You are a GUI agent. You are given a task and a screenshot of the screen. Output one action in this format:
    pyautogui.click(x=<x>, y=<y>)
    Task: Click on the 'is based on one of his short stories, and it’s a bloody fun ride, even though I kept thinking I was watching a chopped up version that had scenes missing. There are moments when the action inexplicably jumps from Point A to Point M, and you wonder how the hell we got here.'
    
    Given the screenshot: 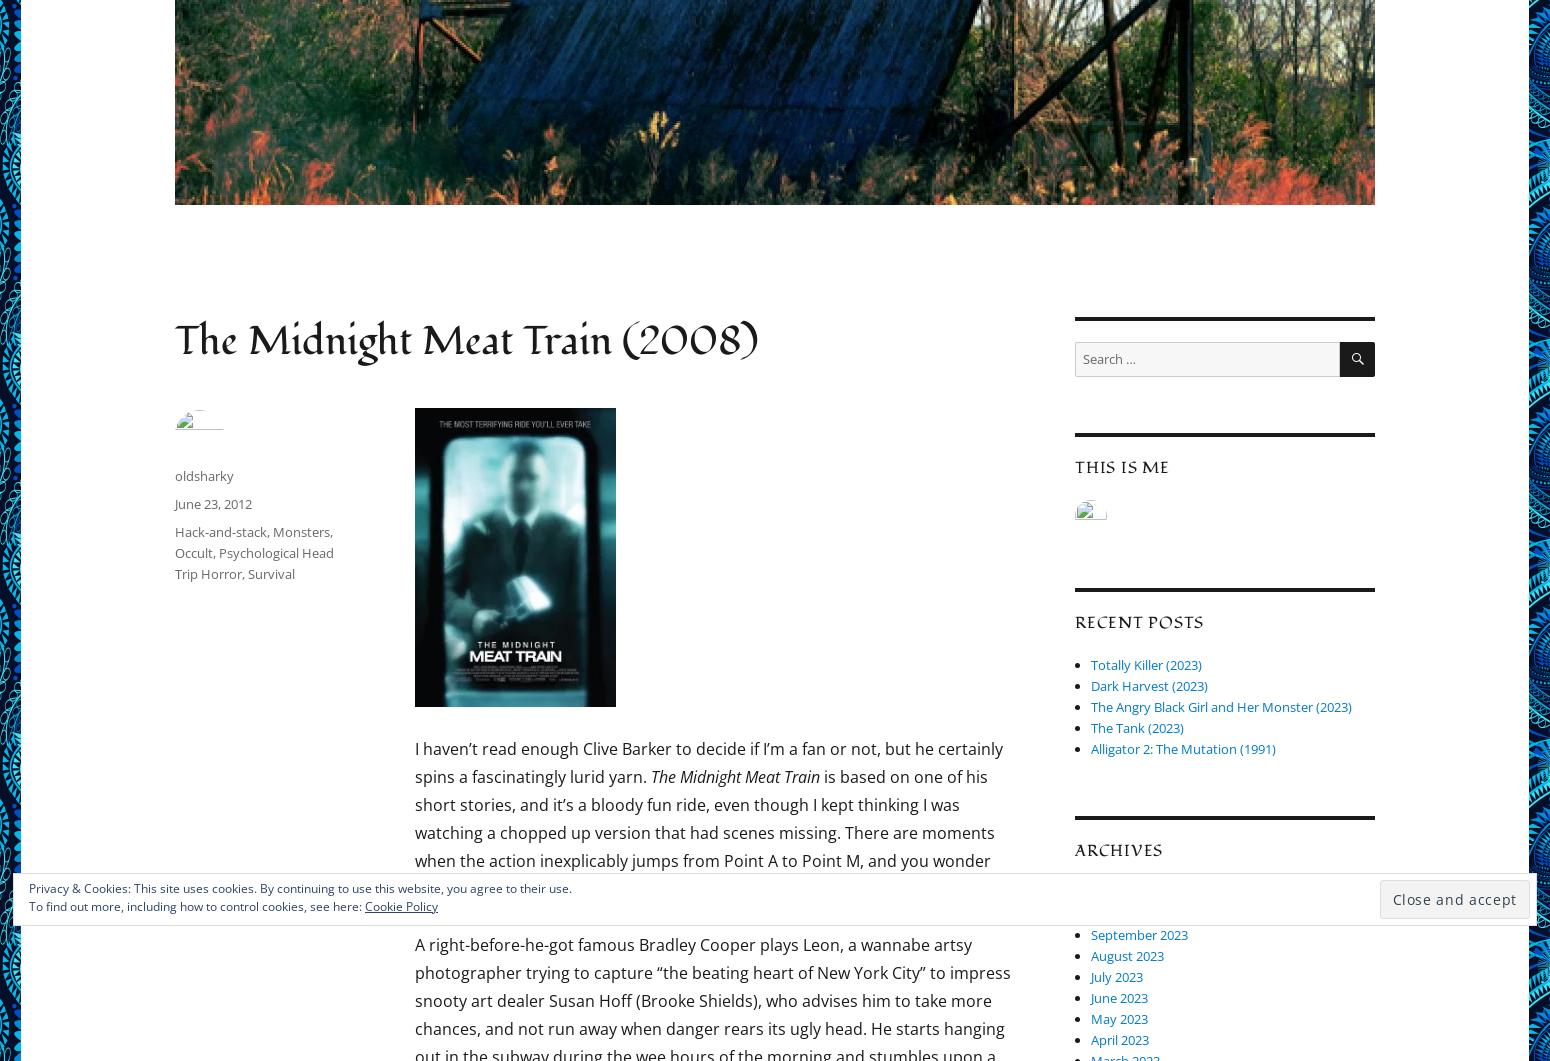 What is the action you would take?
    pyautogui.click(x=704, y=832)
    